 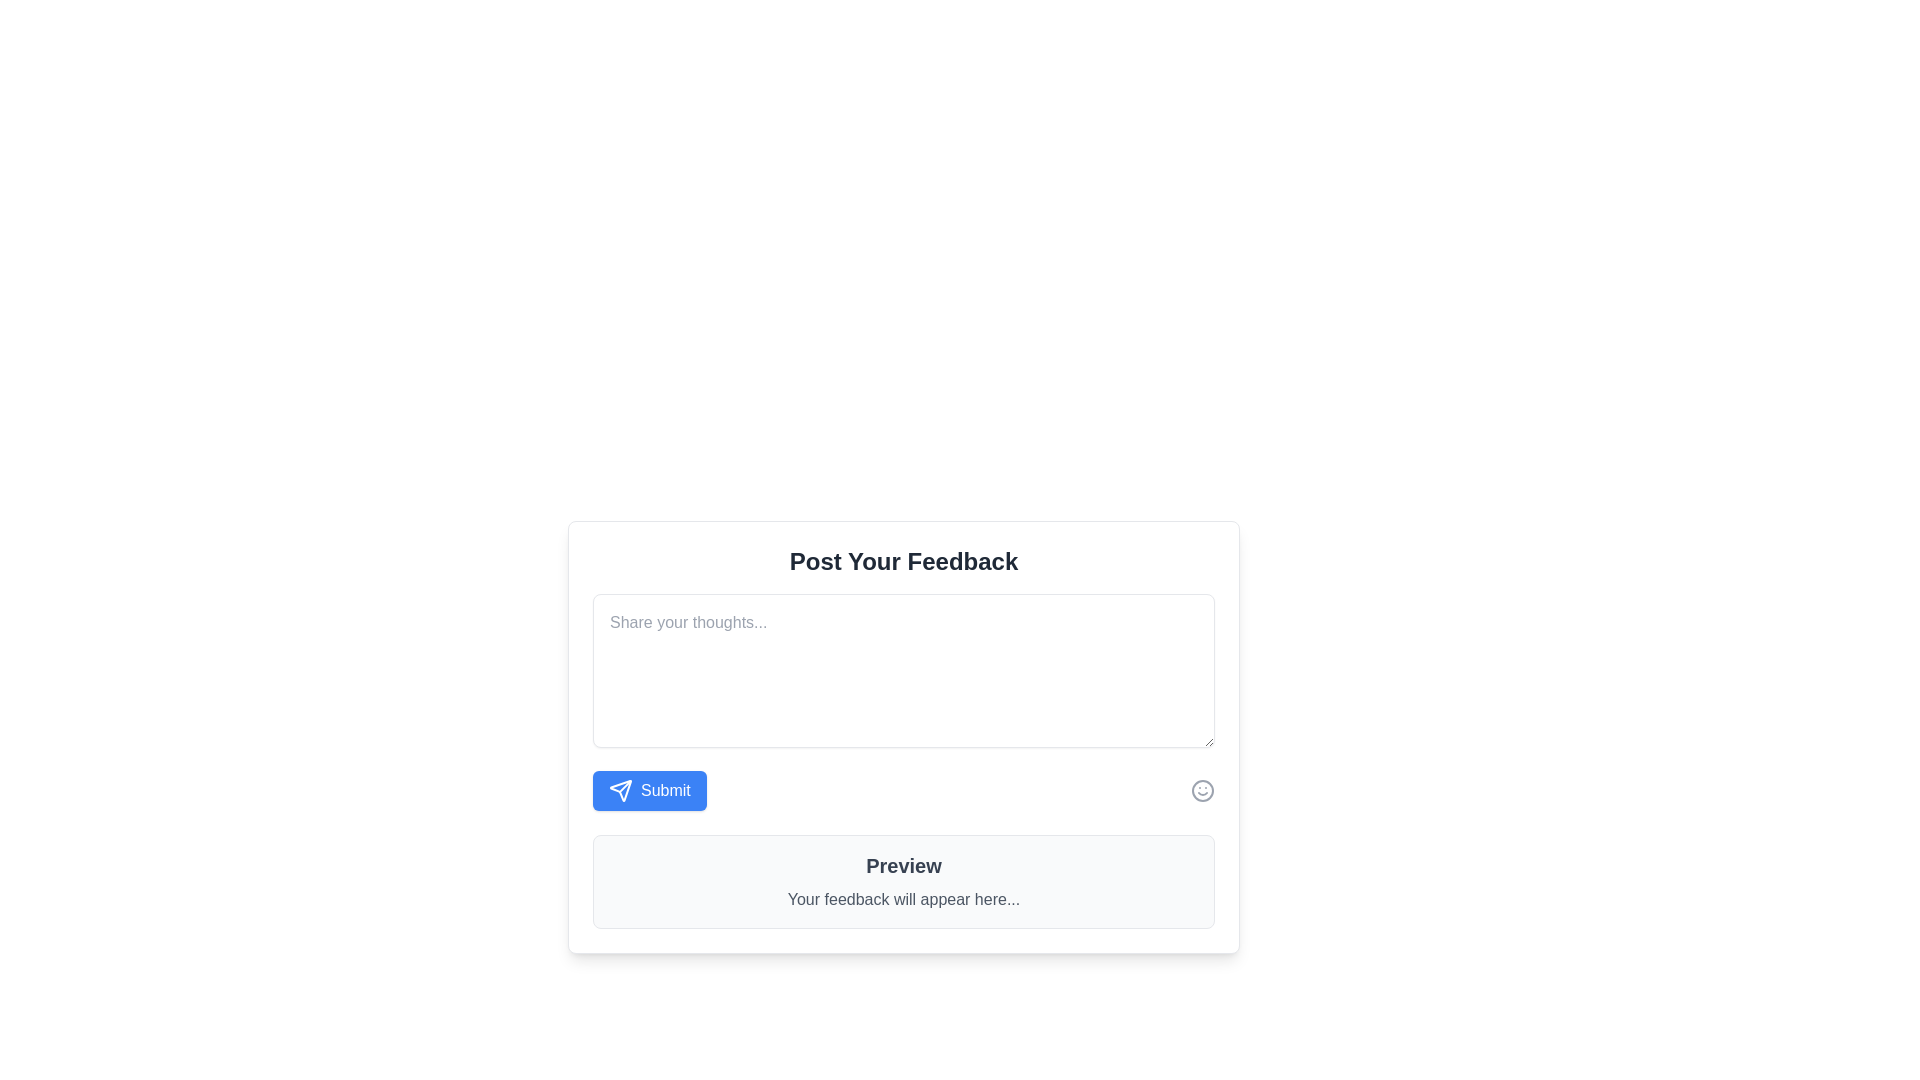 I want to click on the central circular outline of the smiley face icon, which is located at the bottom right of the feedback form UI, so click(x=1202, y=789).